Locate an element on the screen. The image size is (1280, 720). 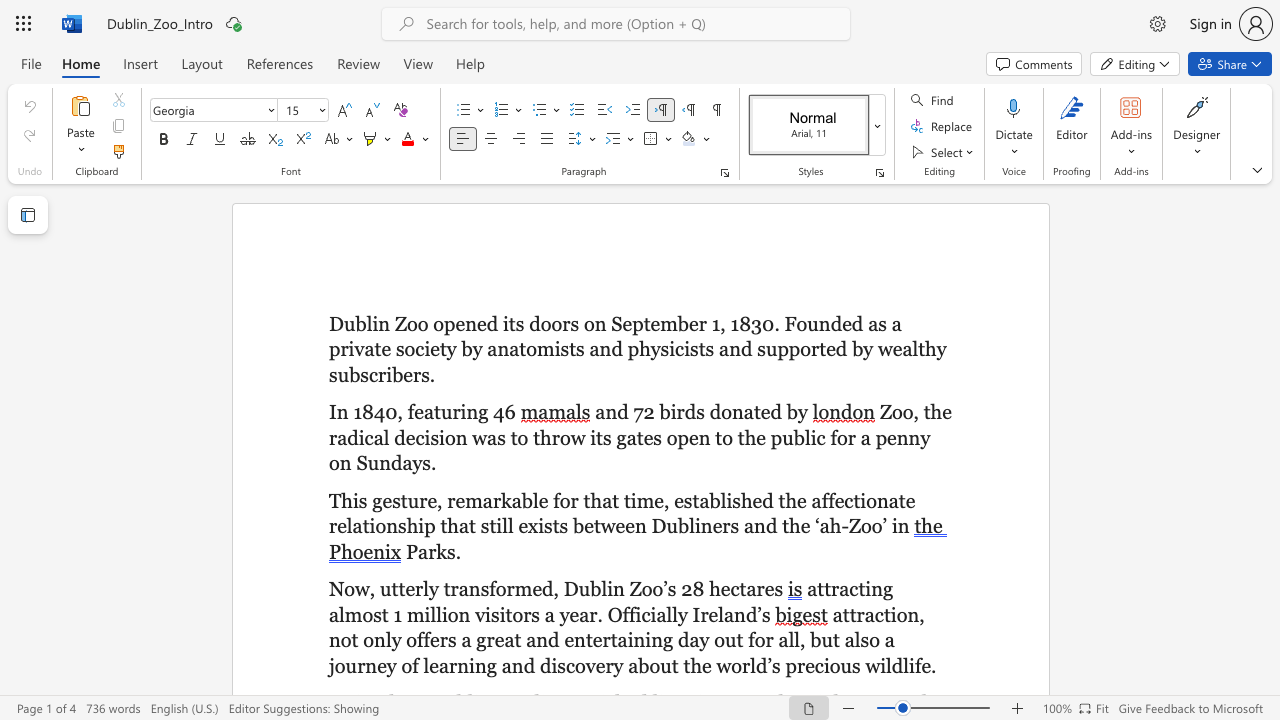
the subset text "oo, the ra" within the text "Zoo, the radical decision was to throw its gates open to the public for a penny on Sundays." is located at coordinates (890, 411).